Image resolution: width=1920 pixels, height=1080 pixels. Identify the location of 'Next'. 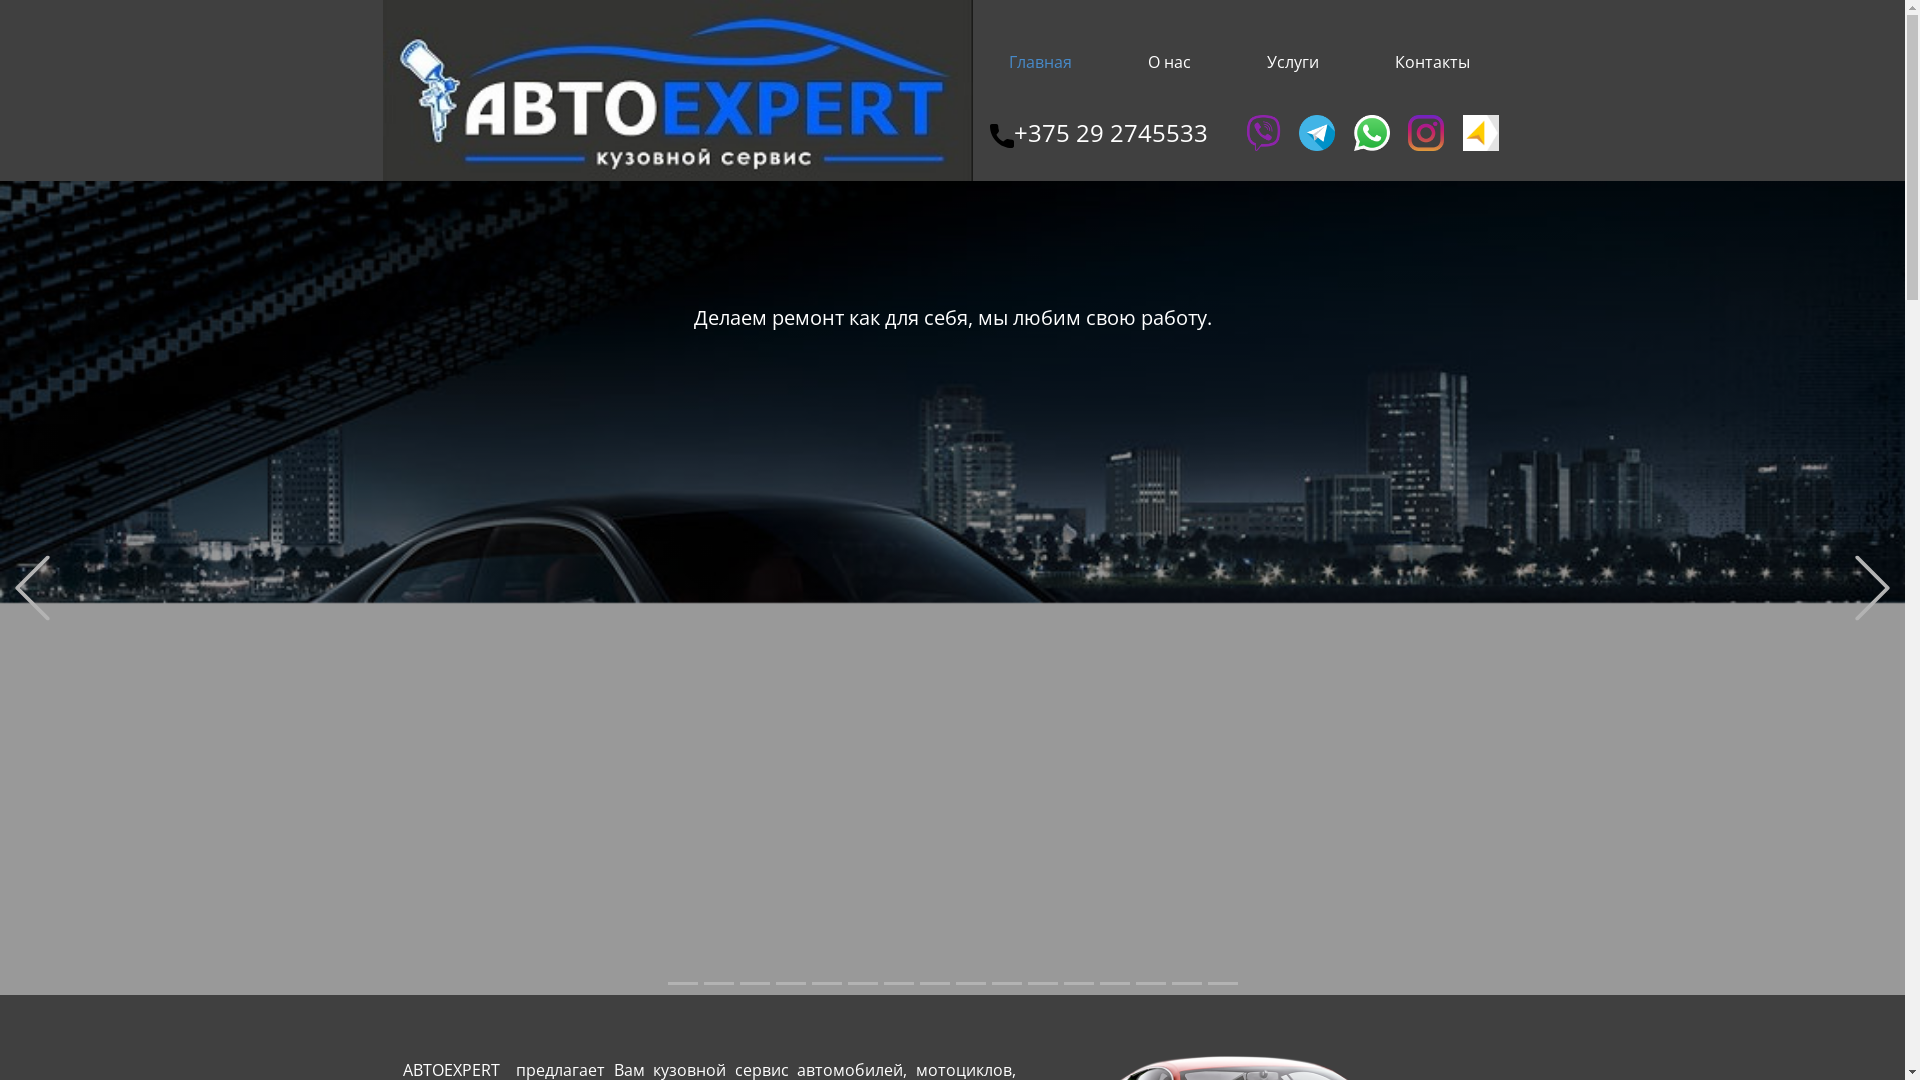
(1871, 587).